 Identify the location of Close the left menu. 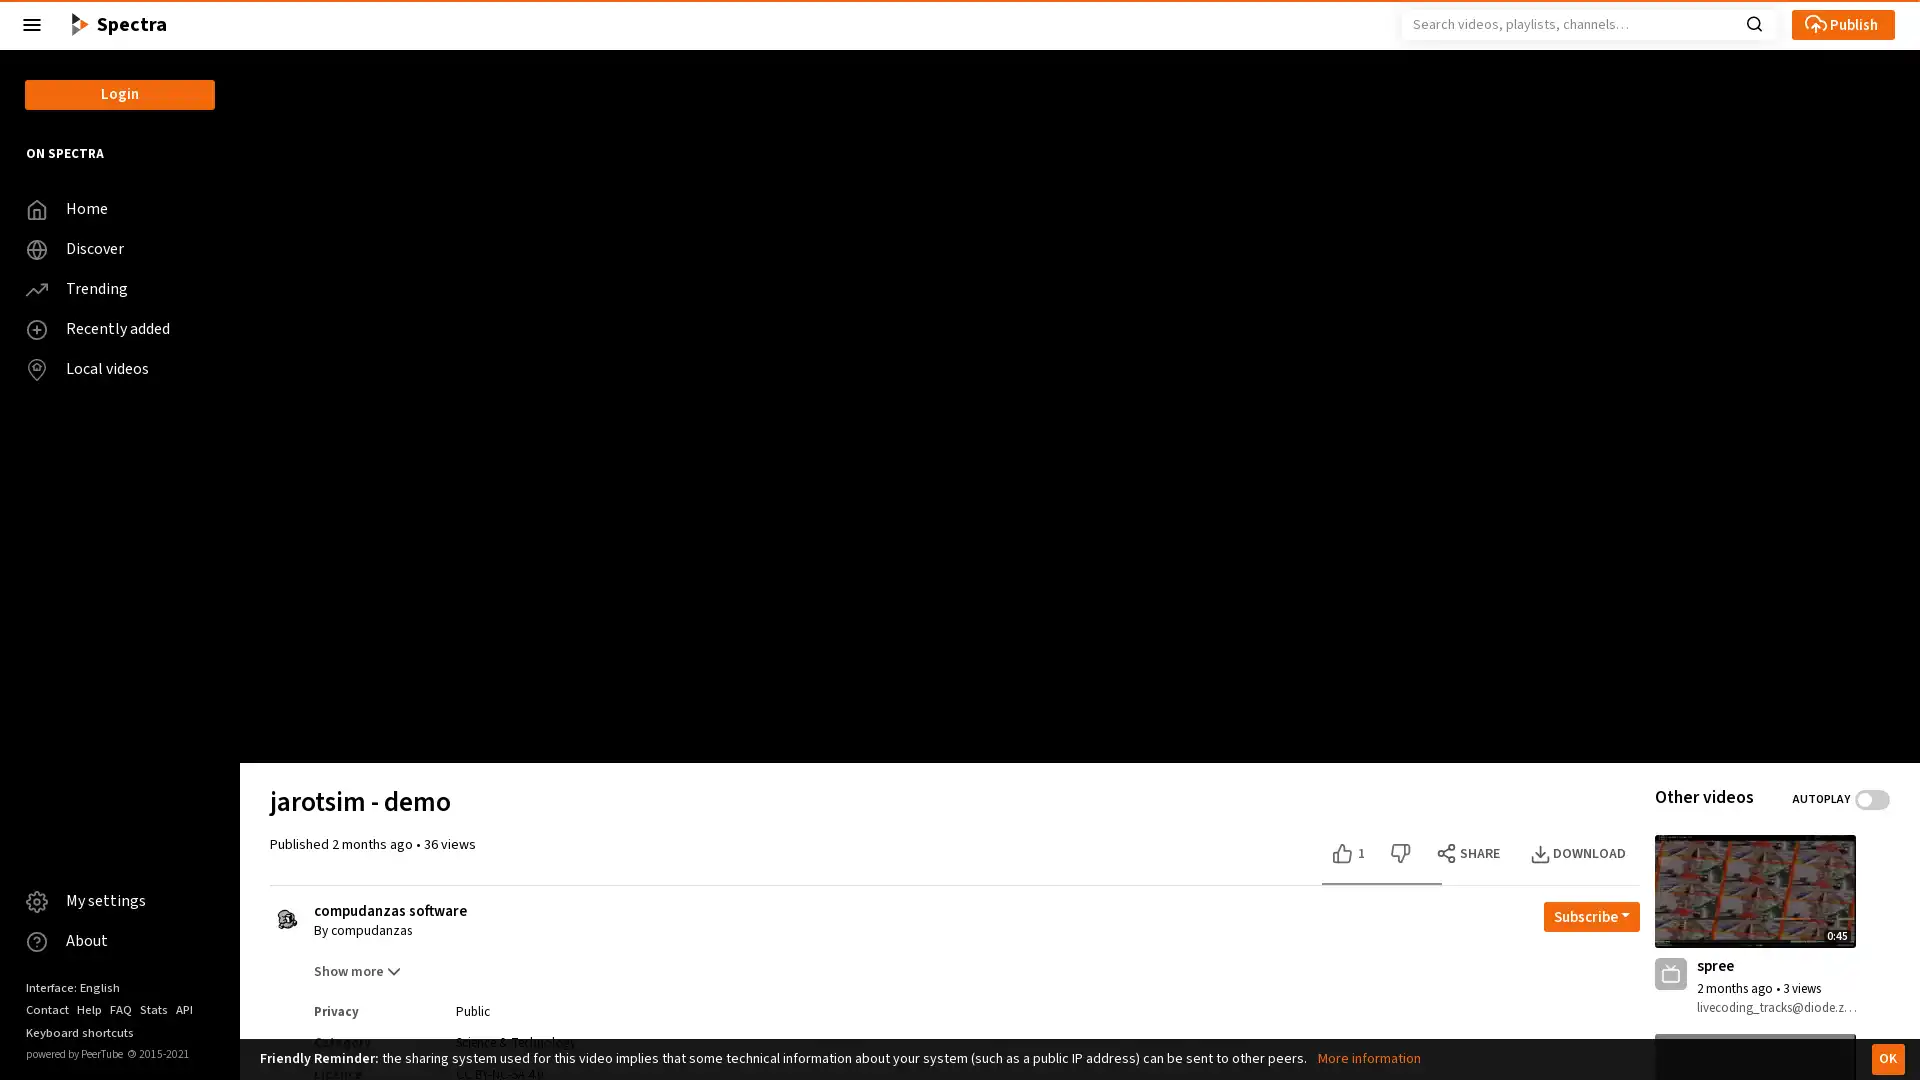
(32, 24).